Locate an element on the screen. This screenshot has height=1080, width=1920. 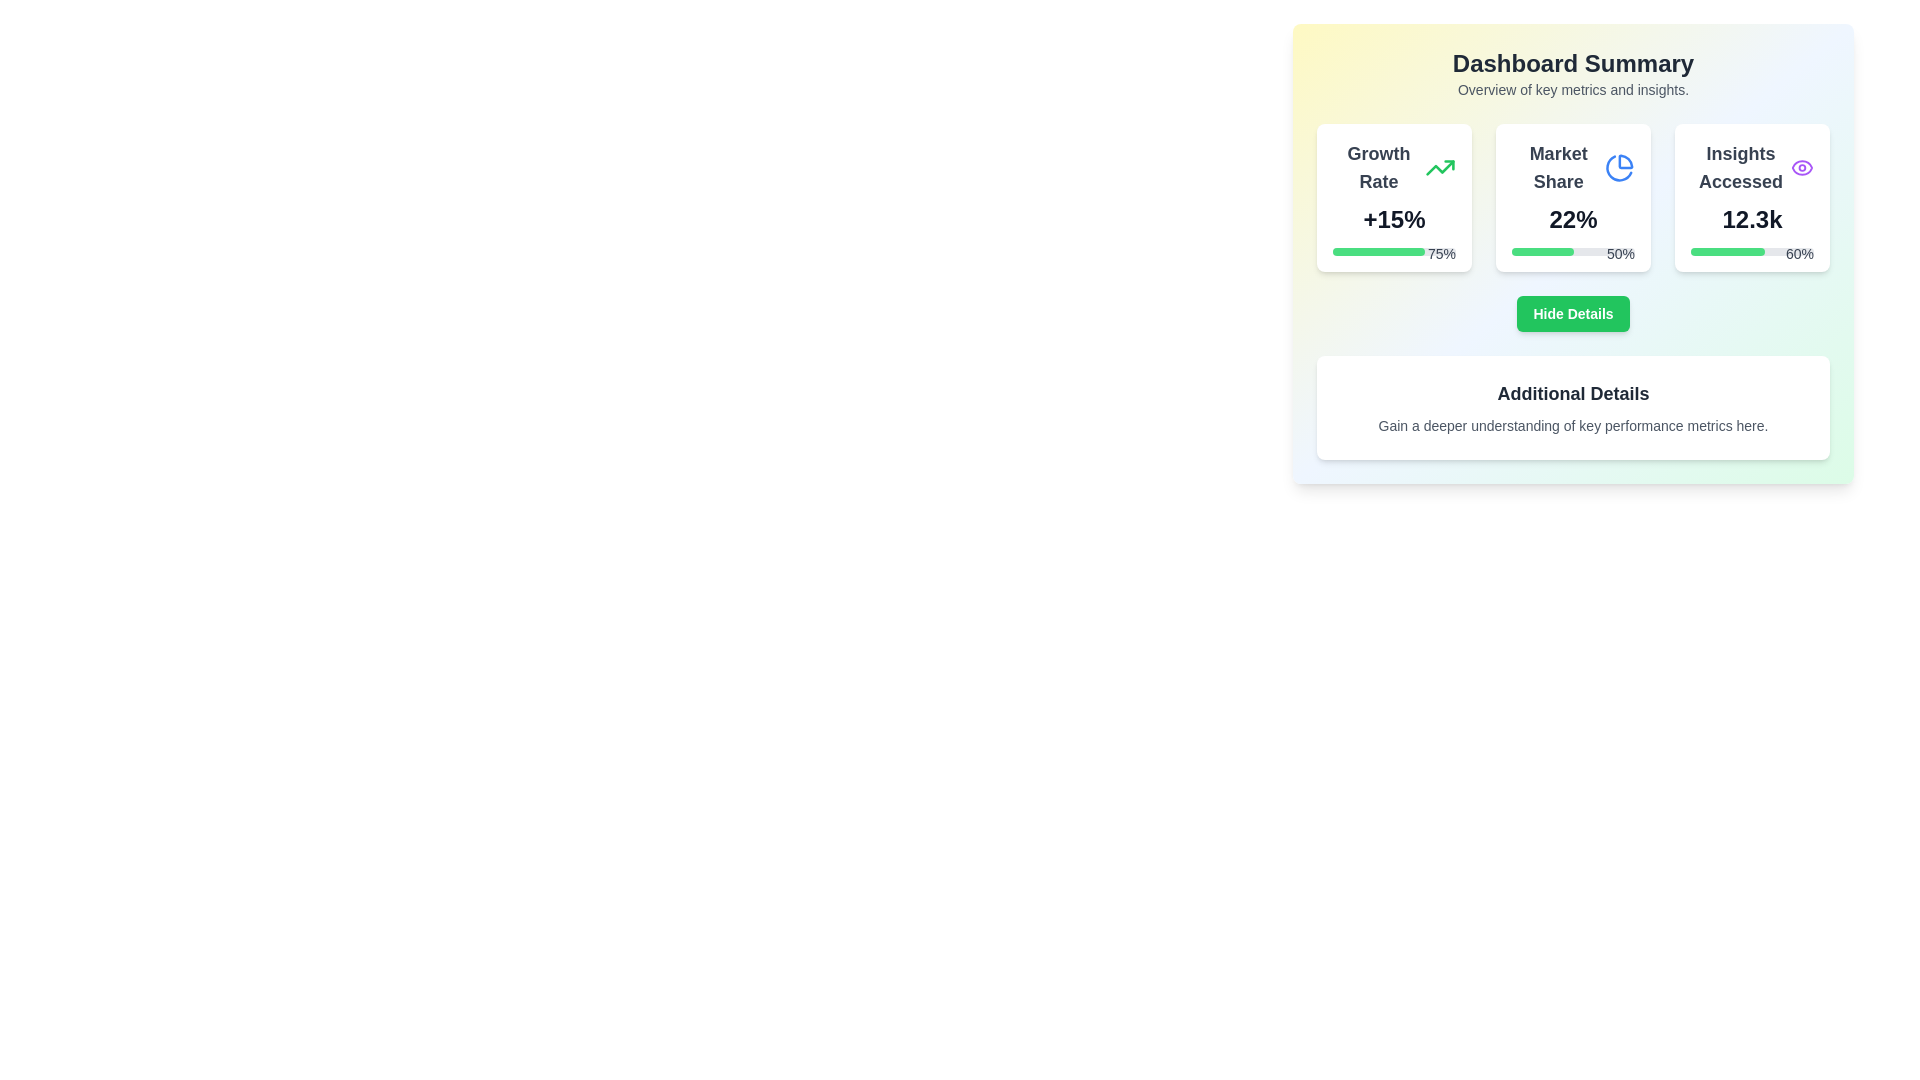
the green upward trending arrow within the 'Growth Rate' card on the dashboard, located in the top left area of the card is located at coordinates (1440, 167).